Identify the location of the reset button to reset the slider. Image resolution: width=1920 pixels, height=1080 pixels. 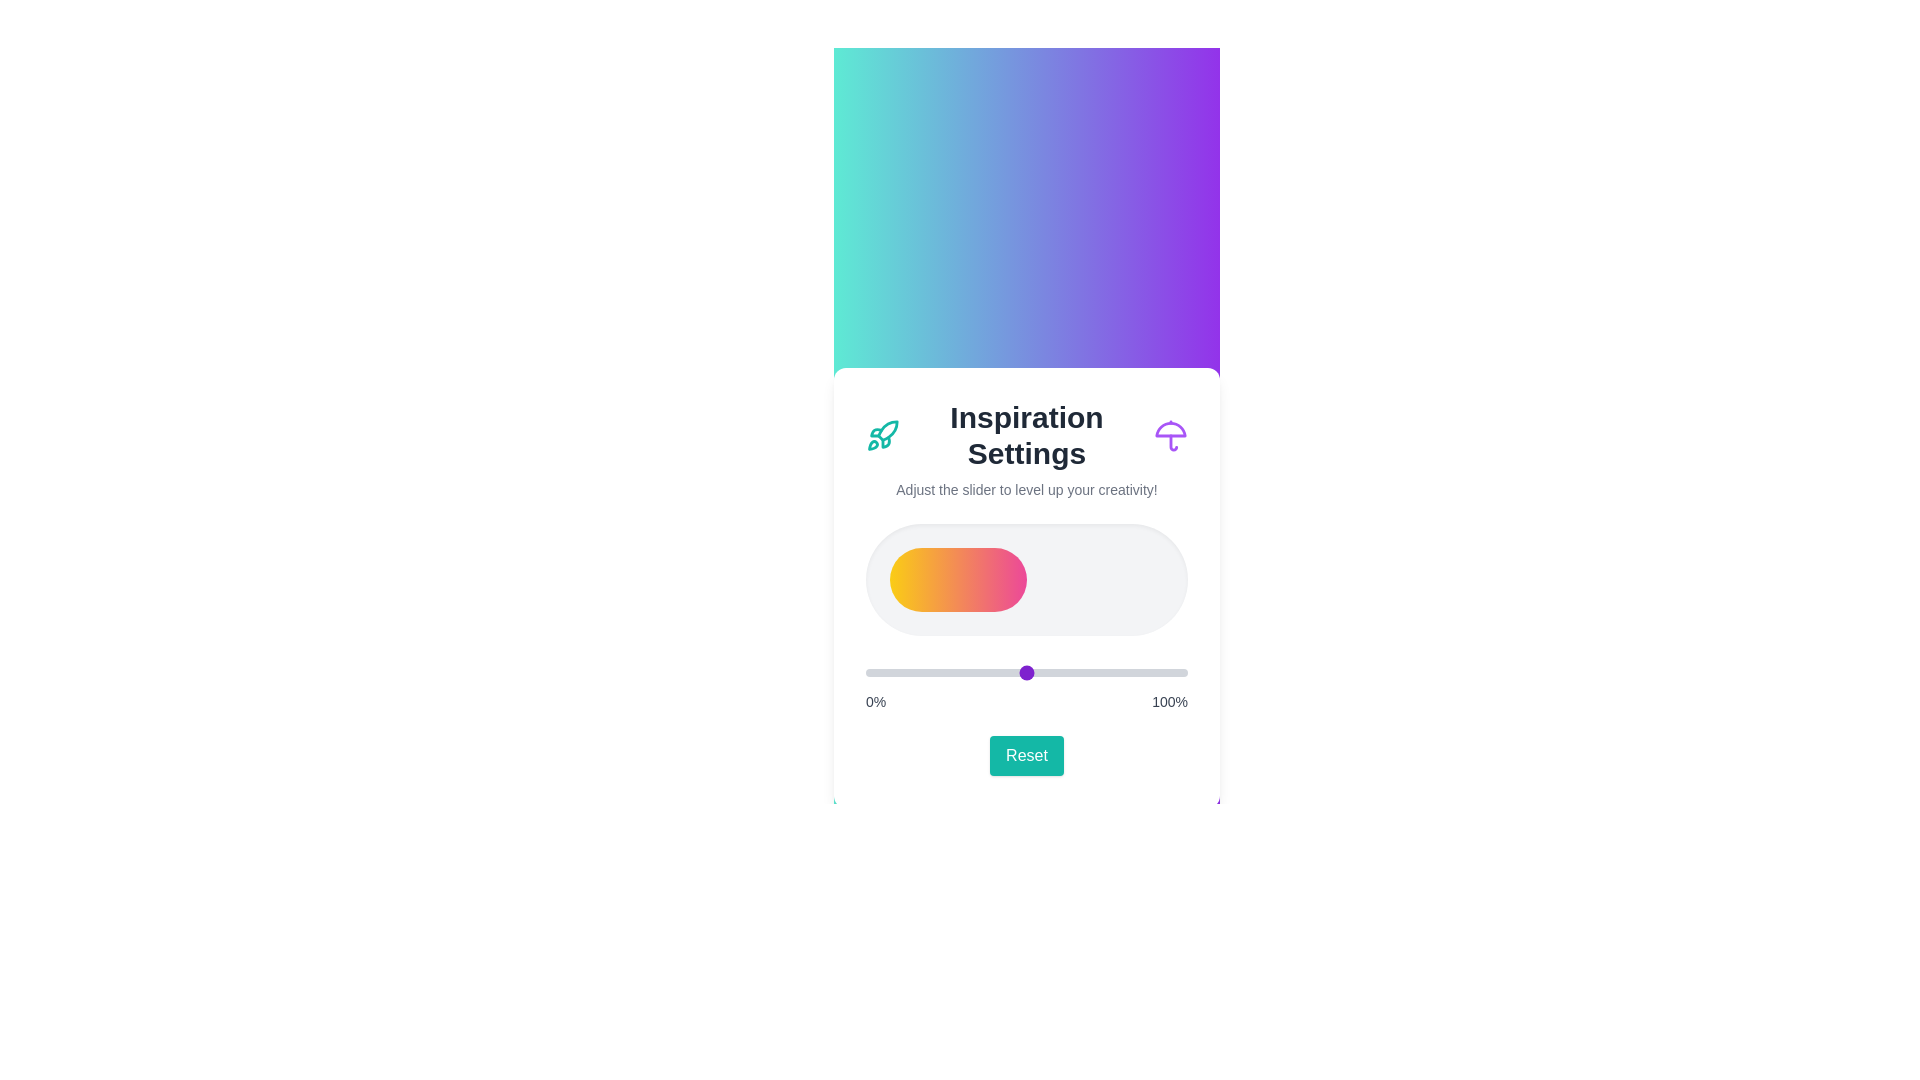
(1027, 756).